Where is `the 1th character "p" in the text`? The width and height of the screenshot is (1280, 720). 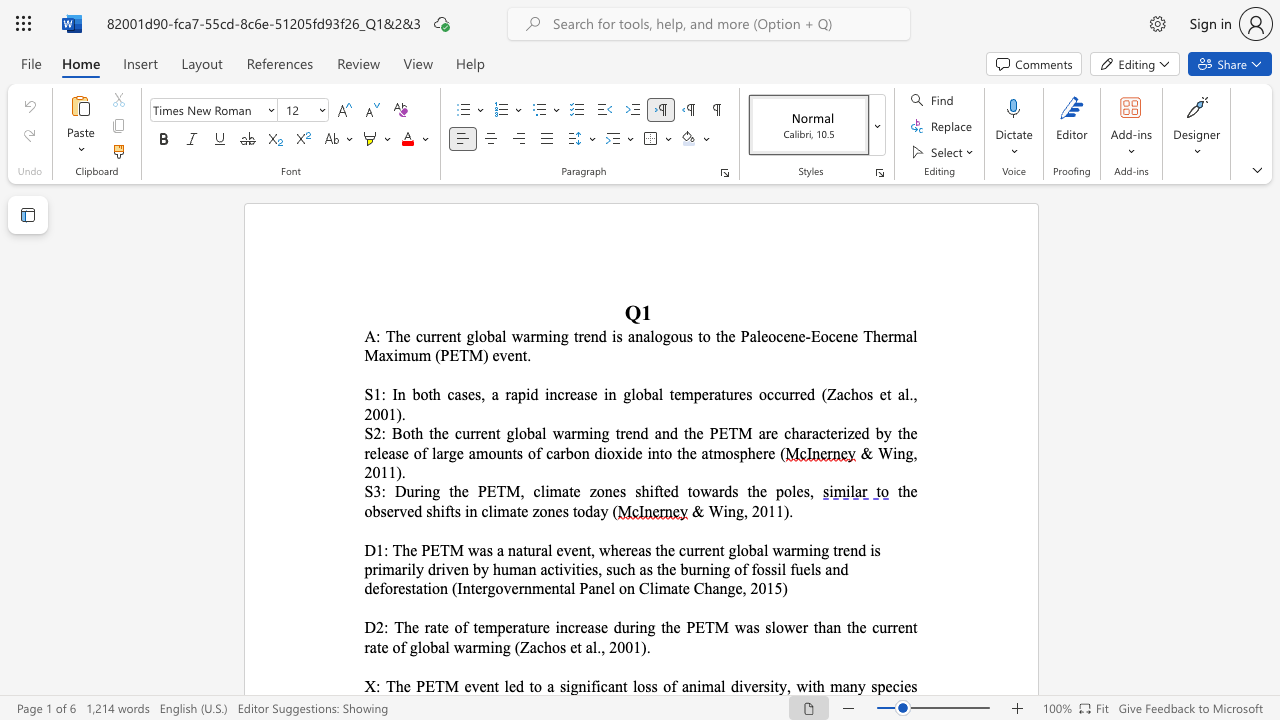 the 1th character "p" in the text is located at coordinates (501, 626).